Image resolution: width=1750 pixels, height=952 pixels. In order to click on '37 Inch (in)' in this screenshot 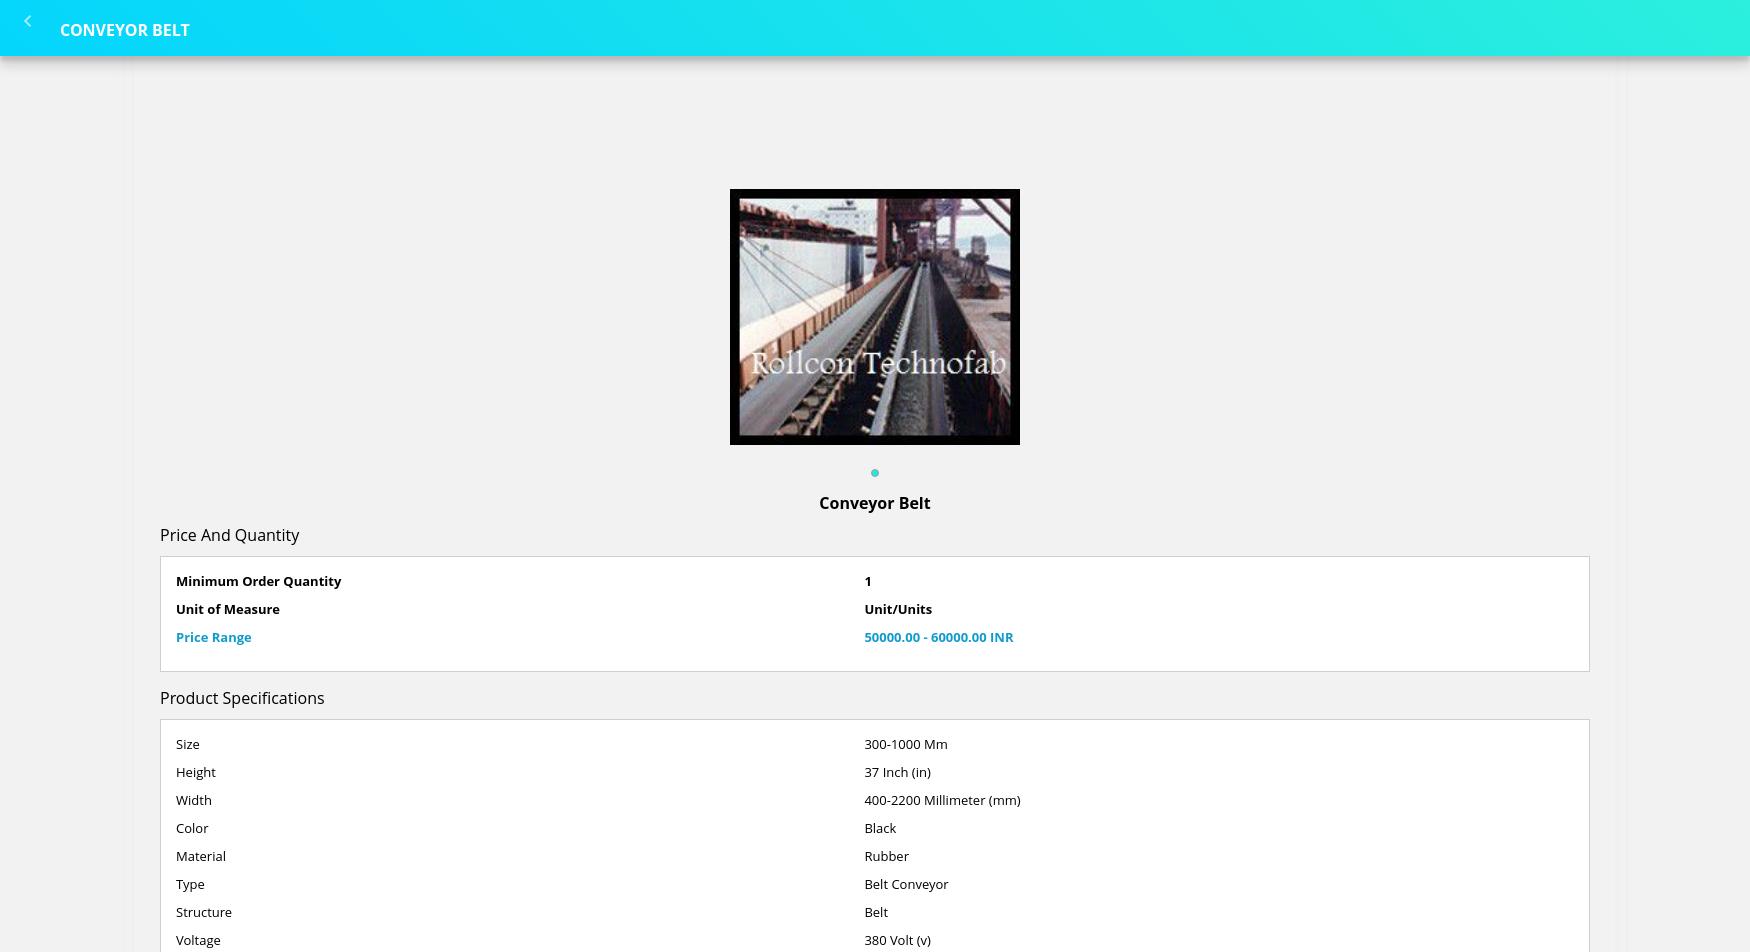, I will do `click(896, 771)`.